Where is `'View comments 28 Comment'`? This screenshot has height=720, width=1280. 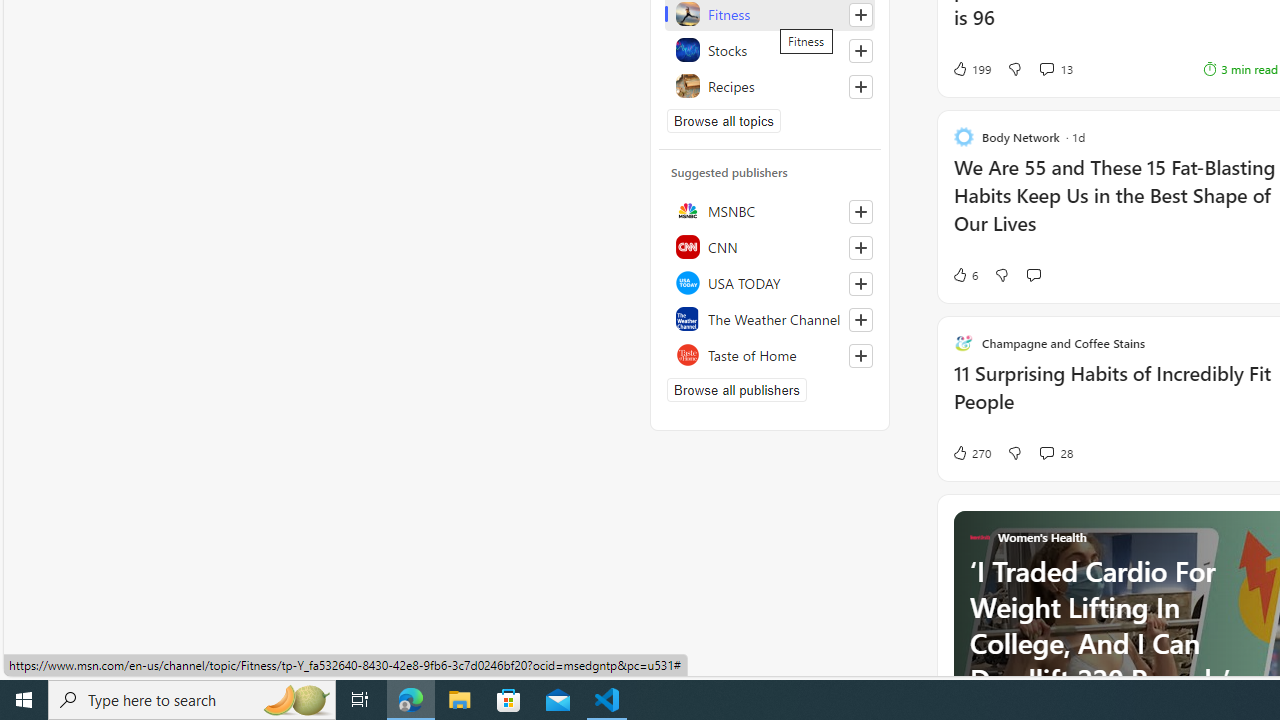 'View comments 28 Comment' is located at coordinates (1055, 452).